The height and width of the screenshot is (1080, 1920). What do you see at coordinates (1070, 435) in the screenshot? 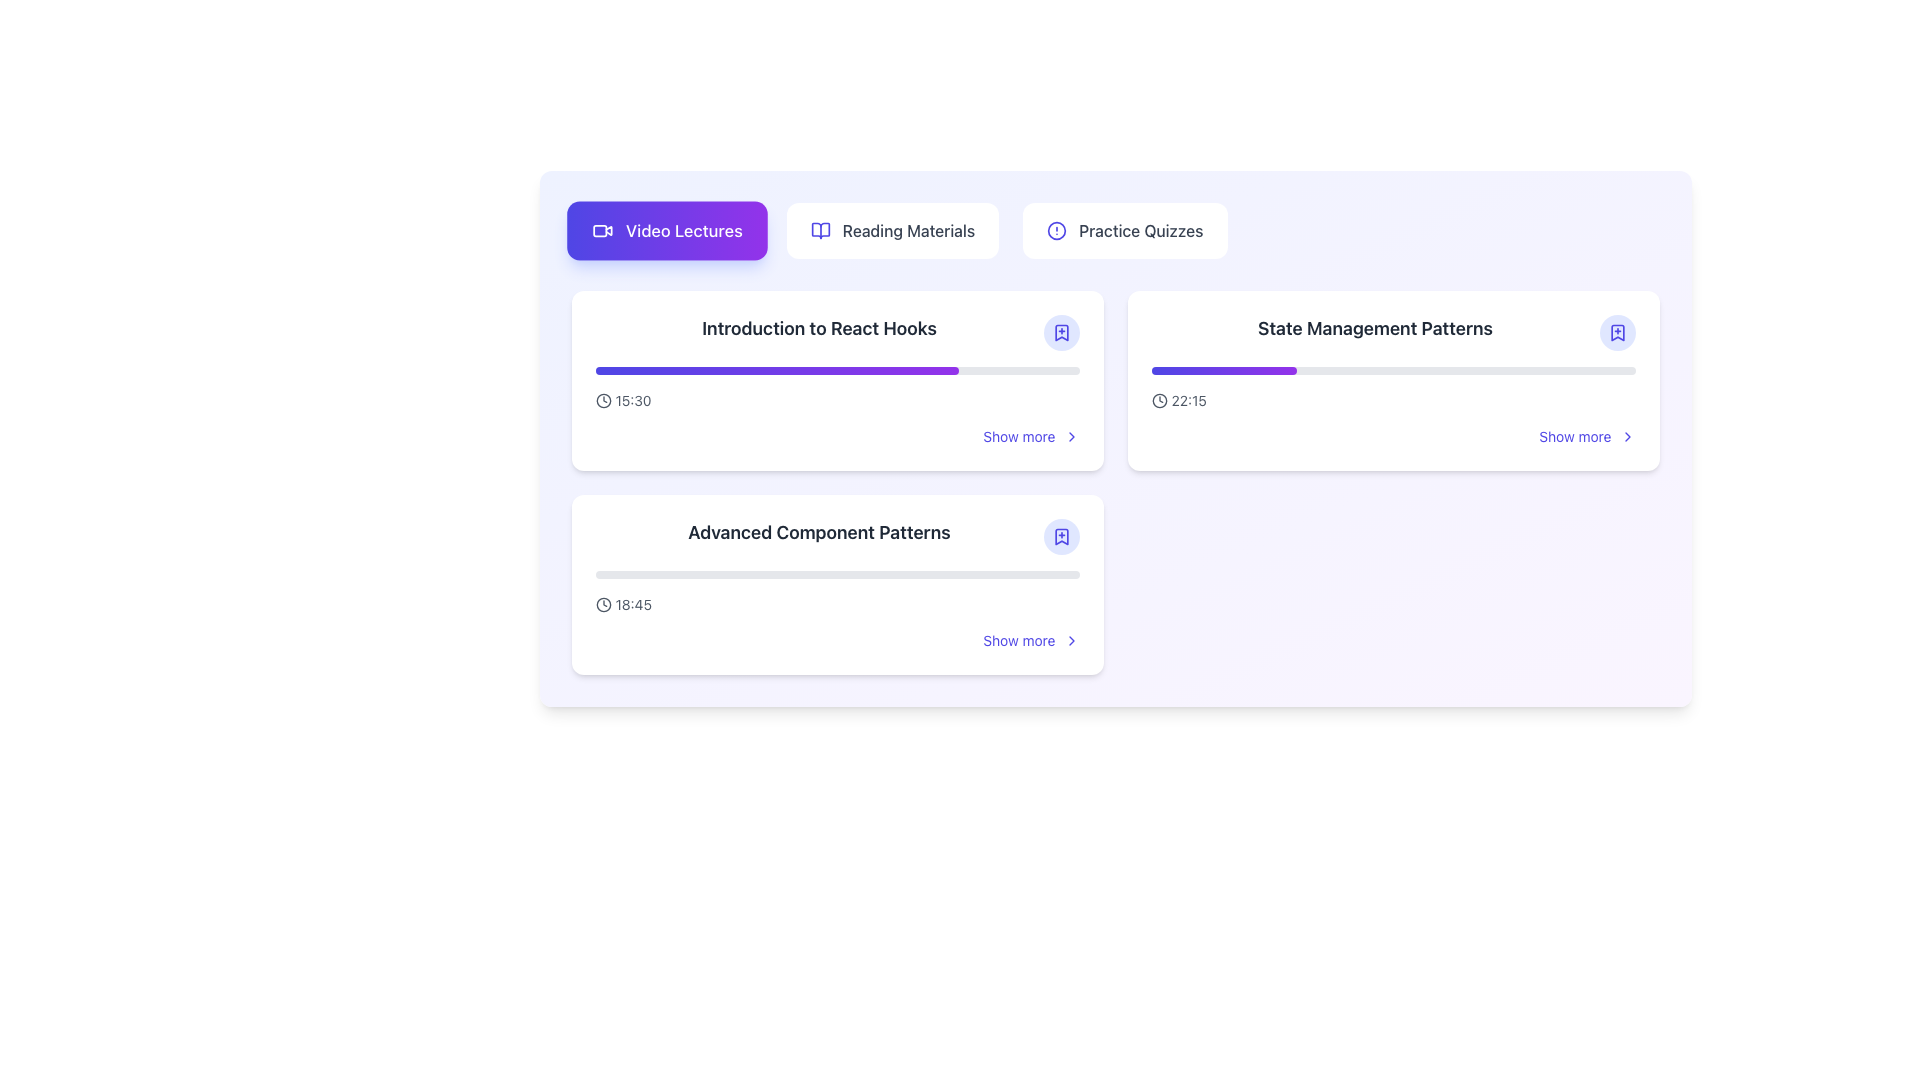
I see `the arrow icon located immediately to the right of the 'Show more' text under each lecture entry` at bounding box center [1070, 435].